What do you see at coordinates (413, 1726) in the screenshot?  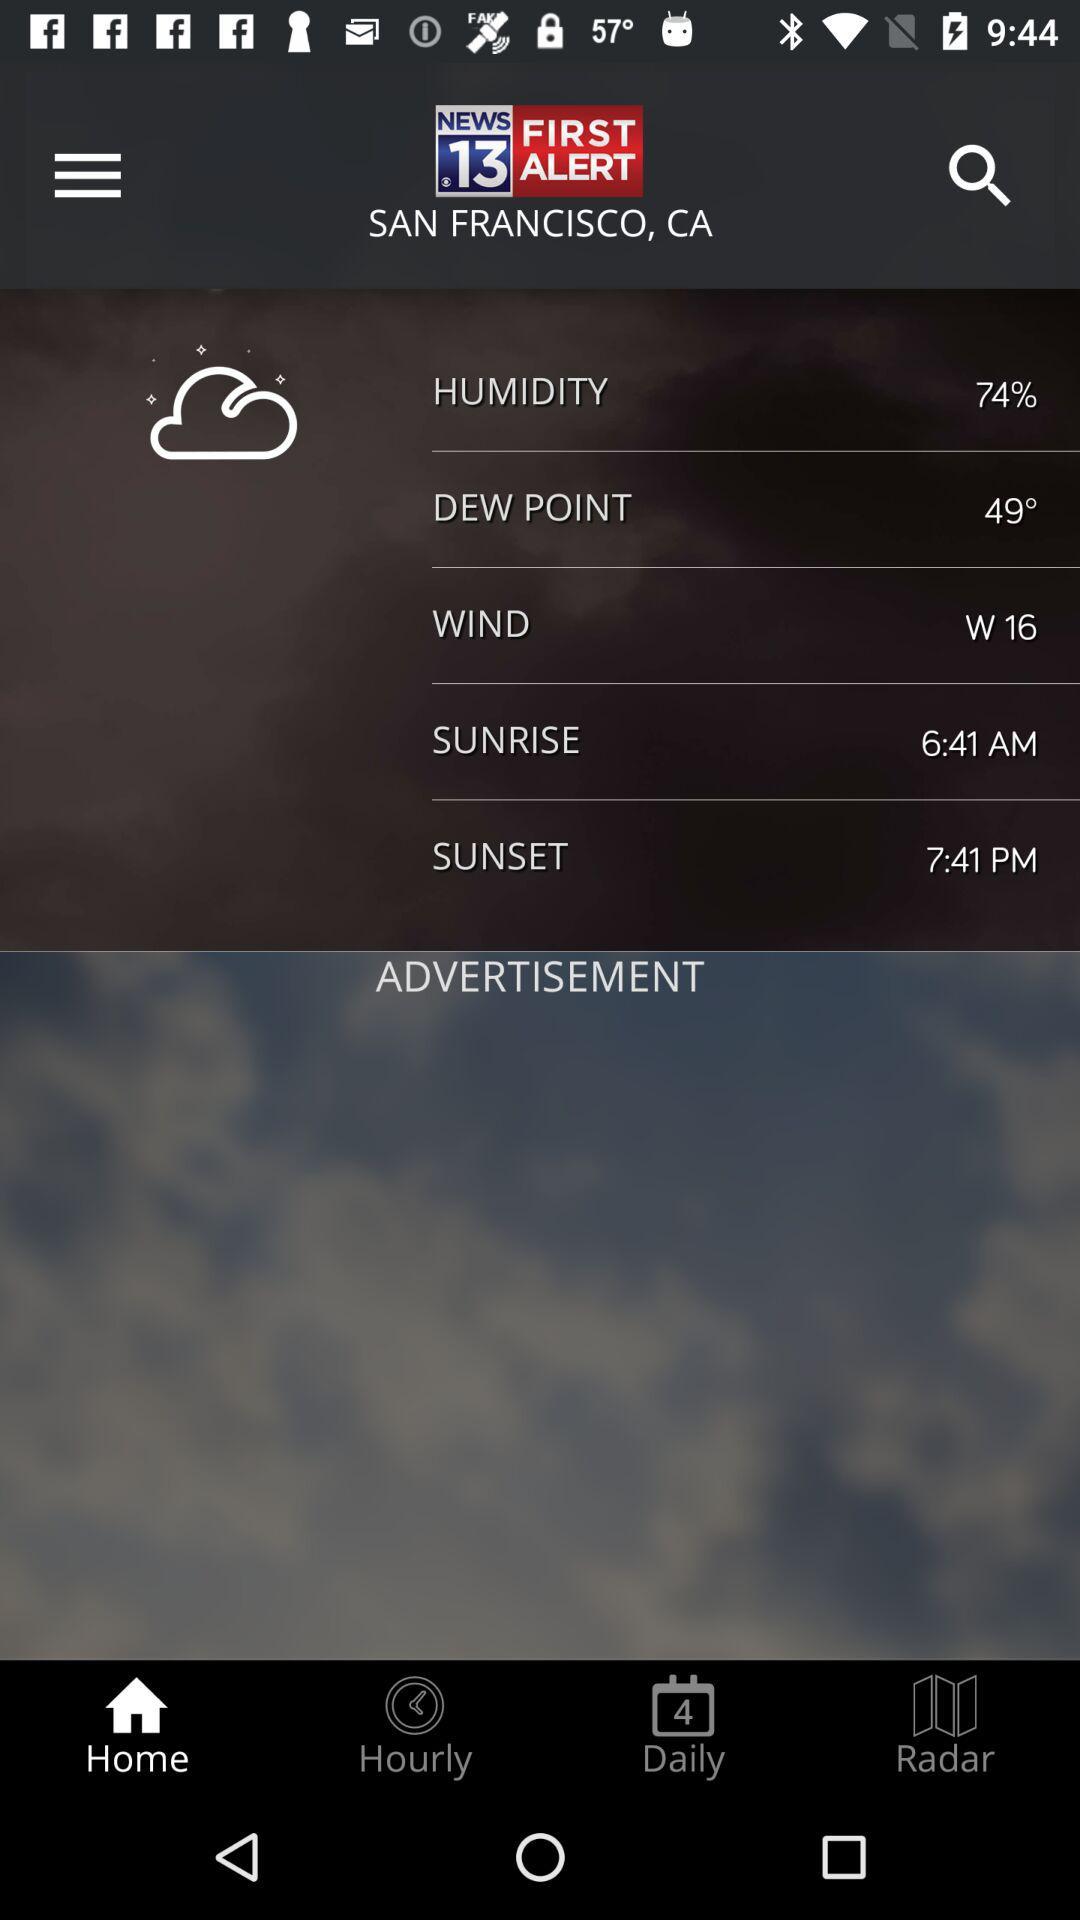 I see `icon next to home` at bounding box center [413, 1726].